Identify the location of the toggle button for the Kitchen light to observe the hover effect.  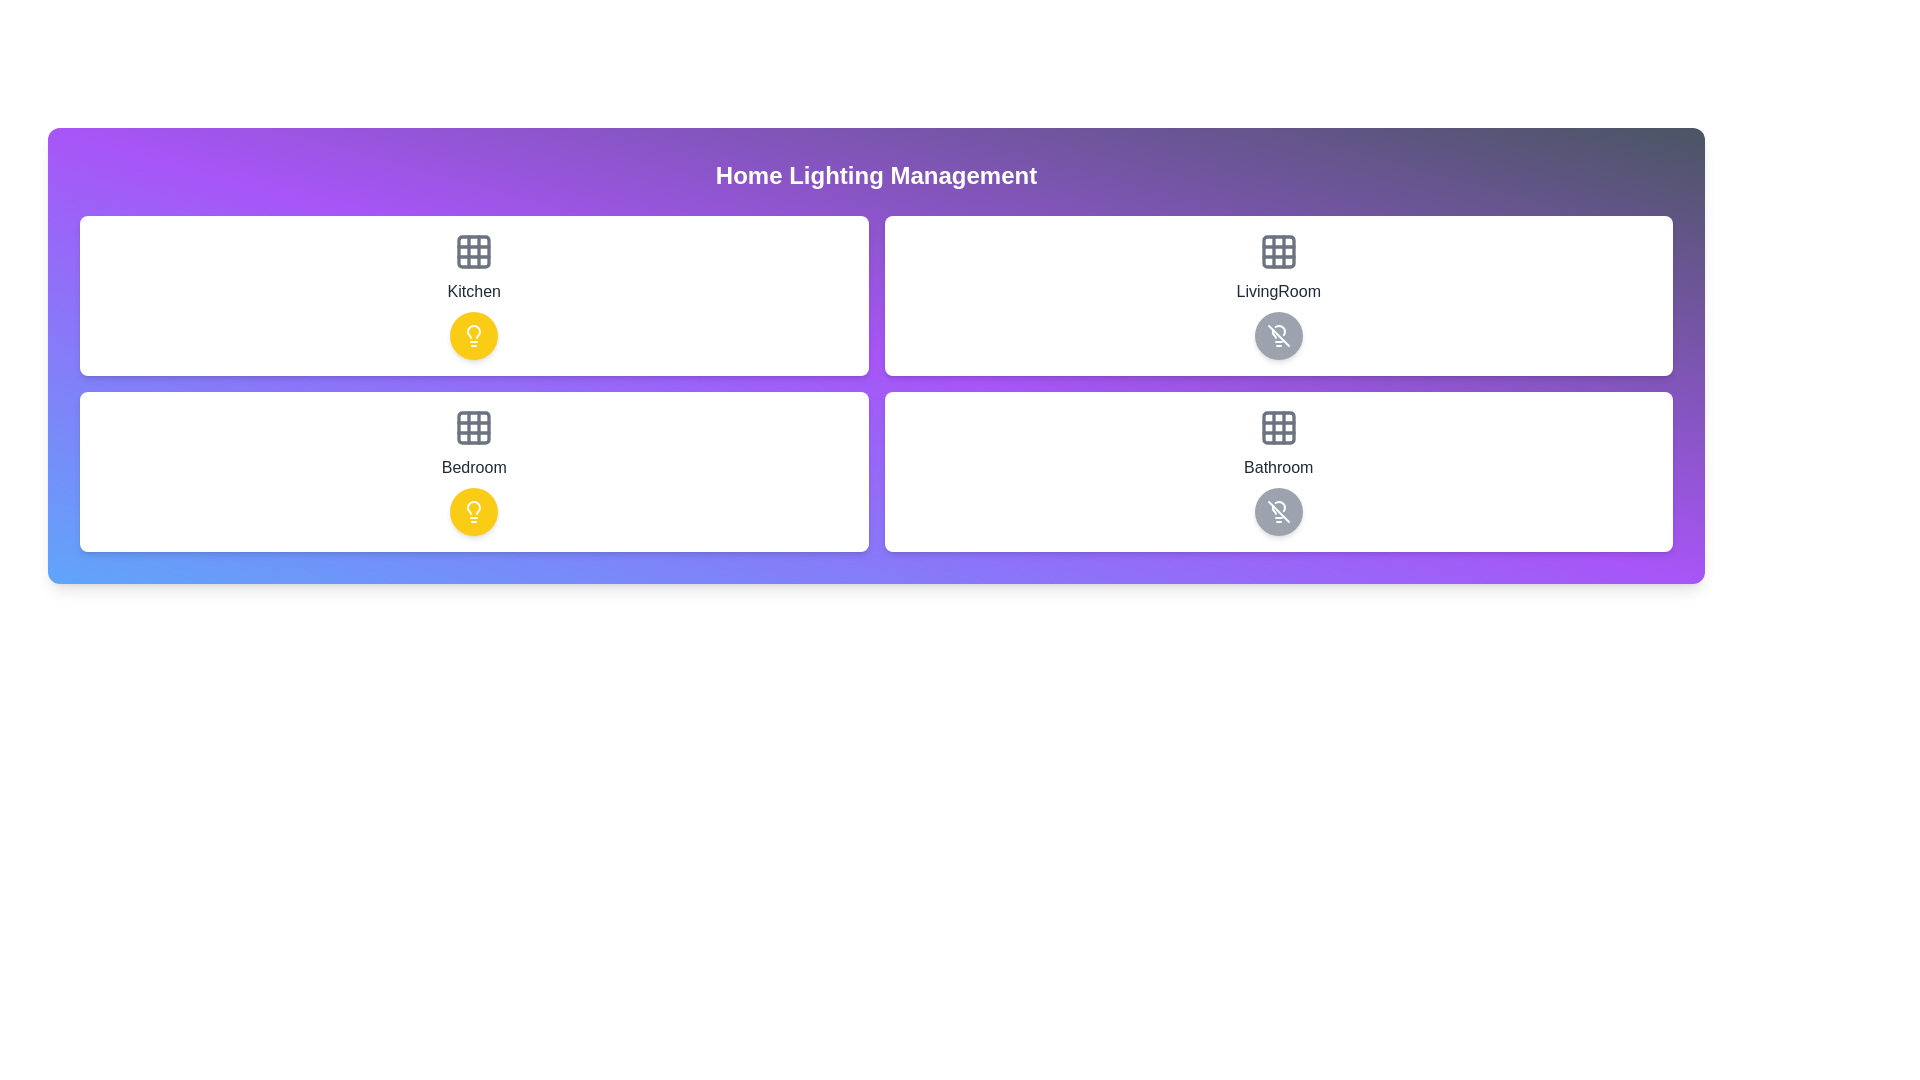
(473, 334).